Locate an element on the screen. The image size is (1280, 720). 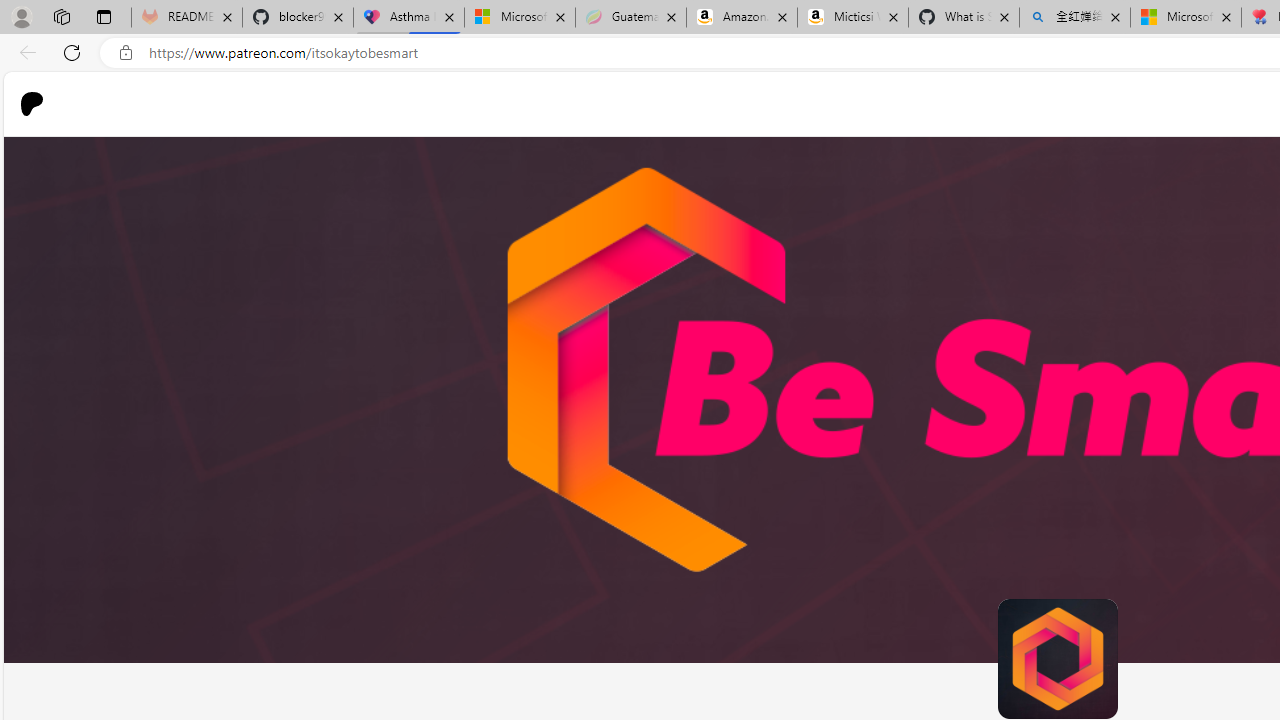
'Patreon logo' is located at coordinates (32, 104).